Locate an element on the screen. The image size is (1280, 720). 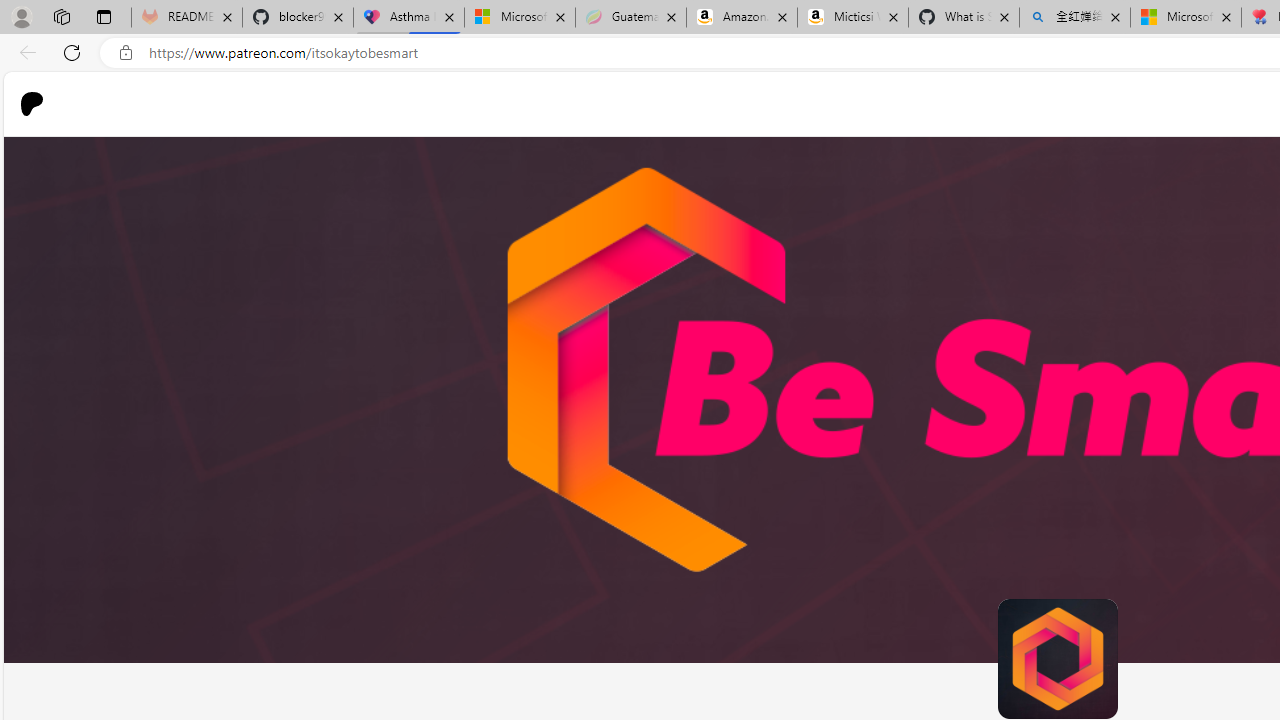
'Patreon logo' is located at coordinates (32, 104).